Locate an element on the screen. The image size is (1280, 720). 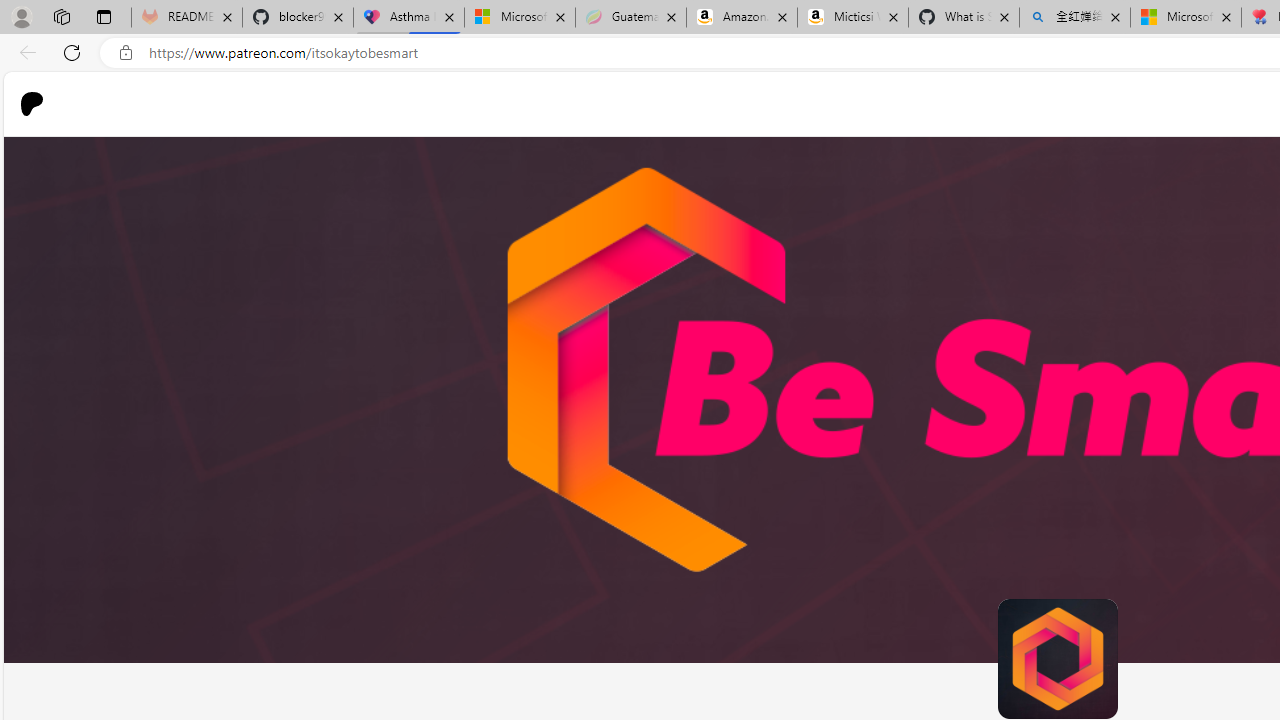
'Patreon logo' is located at coordinates (32, 104).